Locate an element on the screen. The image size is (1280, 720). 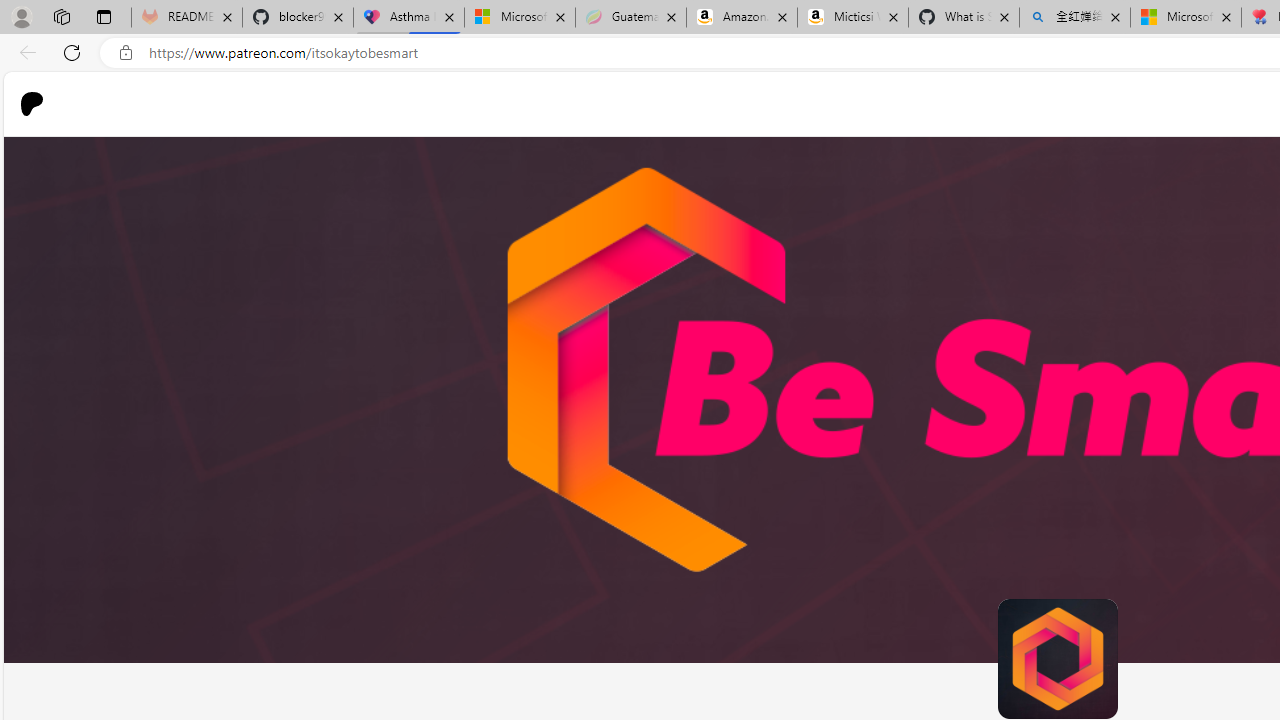
'Patreon logo' is located at coordinates (32, 104).